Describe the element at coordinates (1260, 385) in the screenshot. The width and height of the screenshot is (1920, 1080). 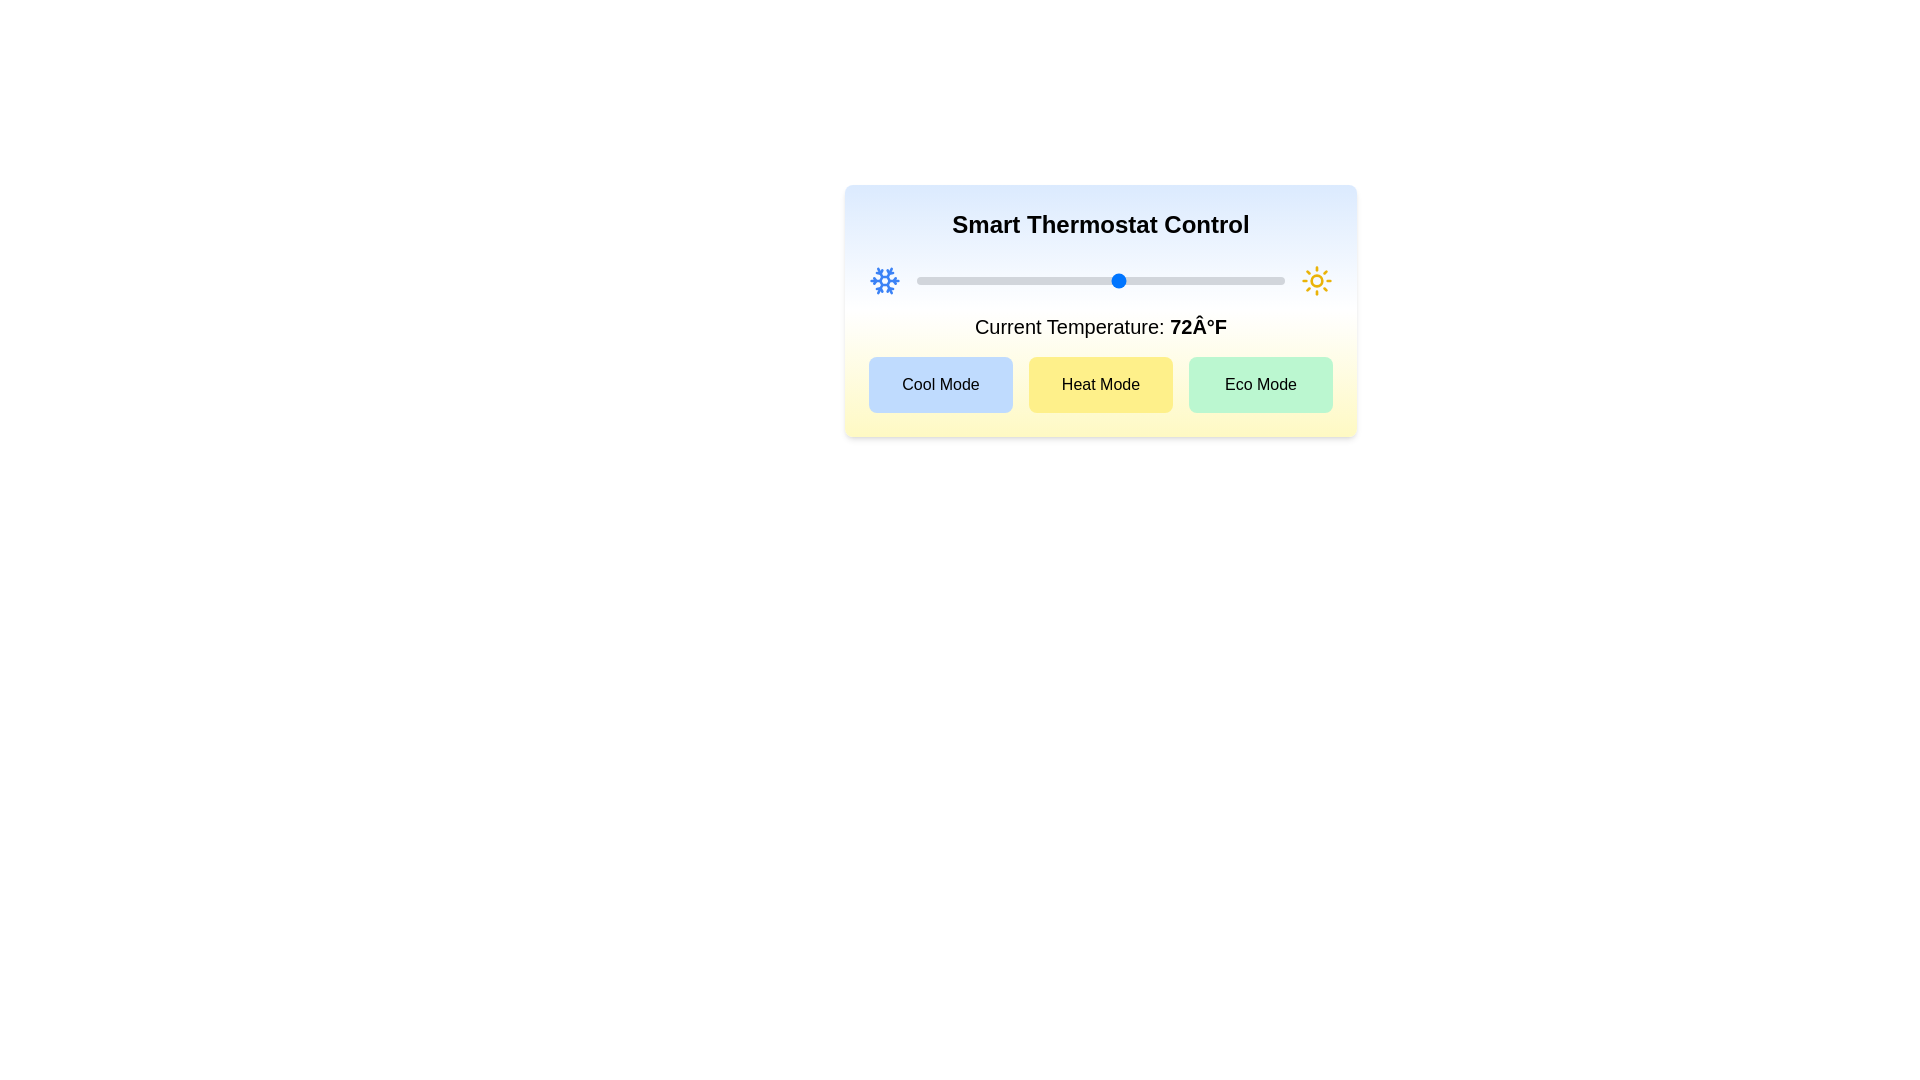
I see `the 'Eco Mode' button to activate the eco mode` at that location.